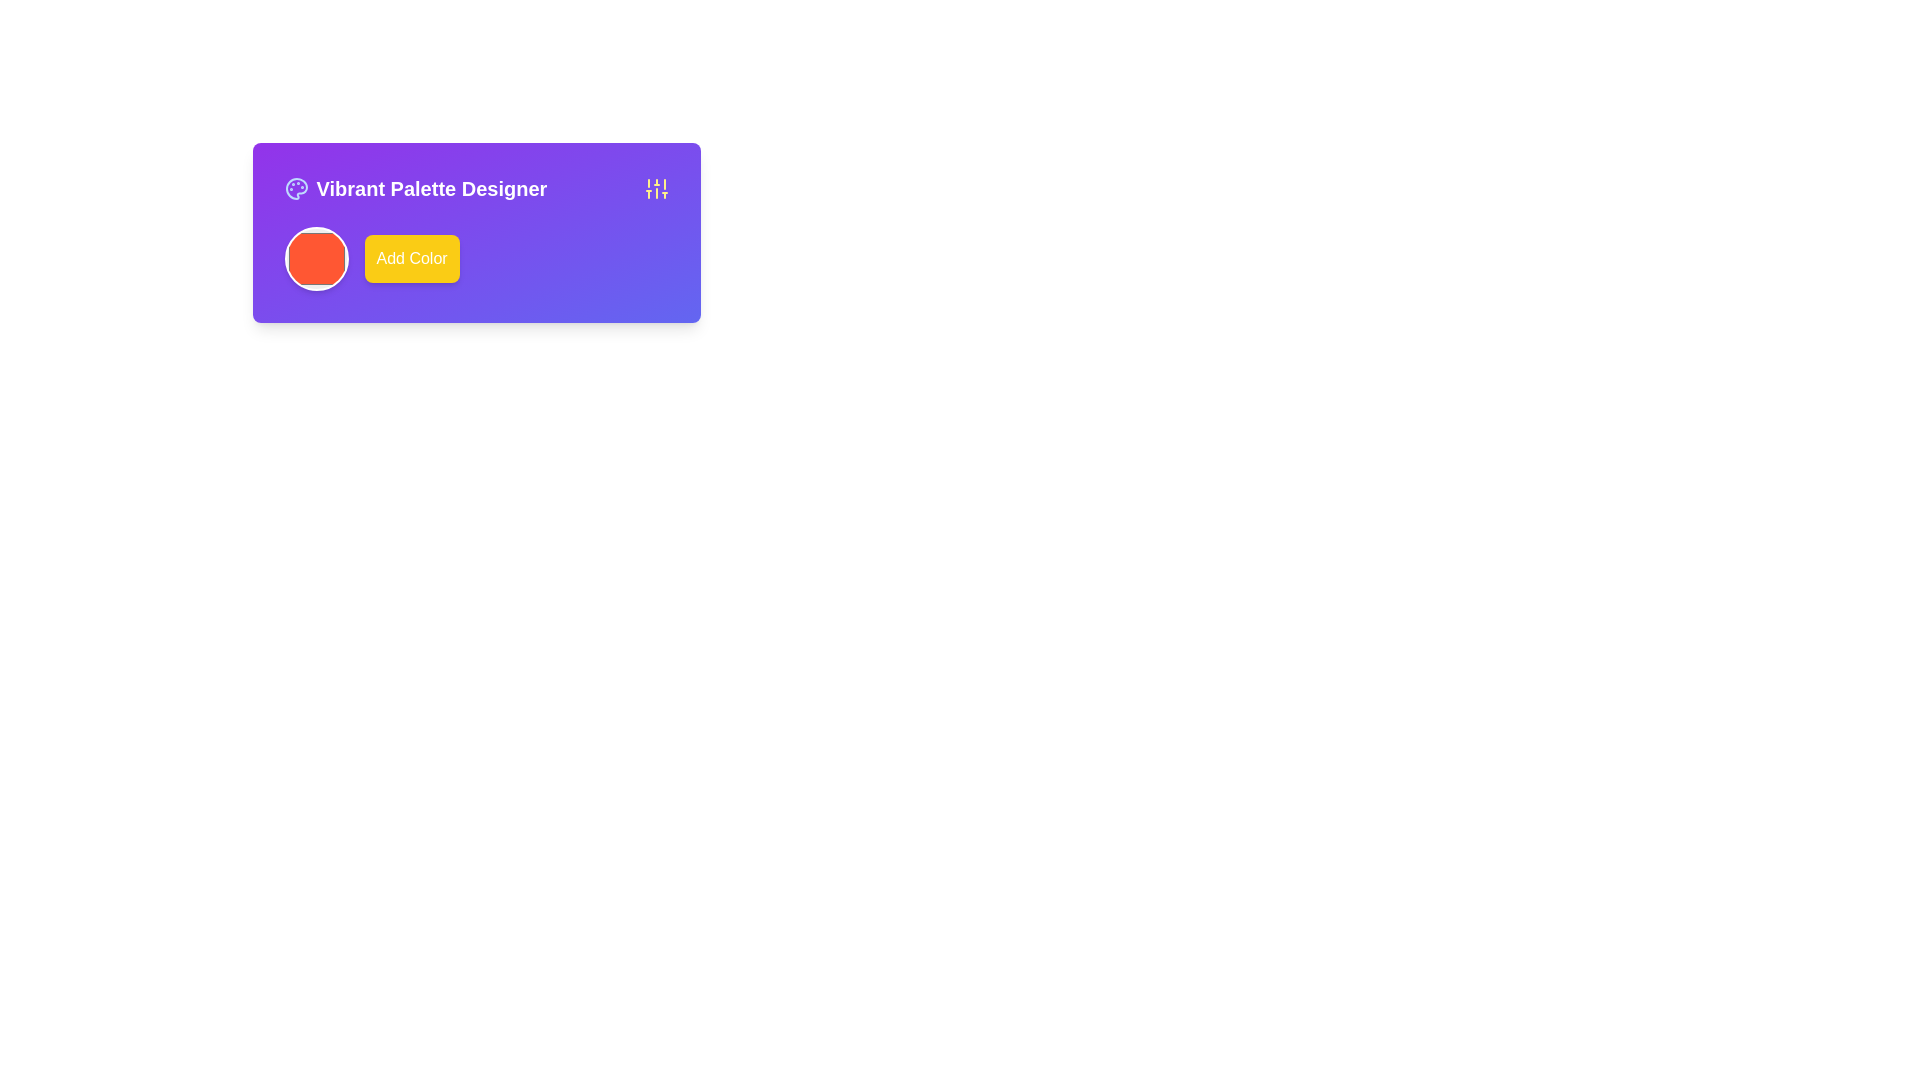 The height and width of the screenshot is (1080, 1920). I want to click on the button located in the center-right area of the 'Vibrant Palette Designer' purple card, so click(475, 257).